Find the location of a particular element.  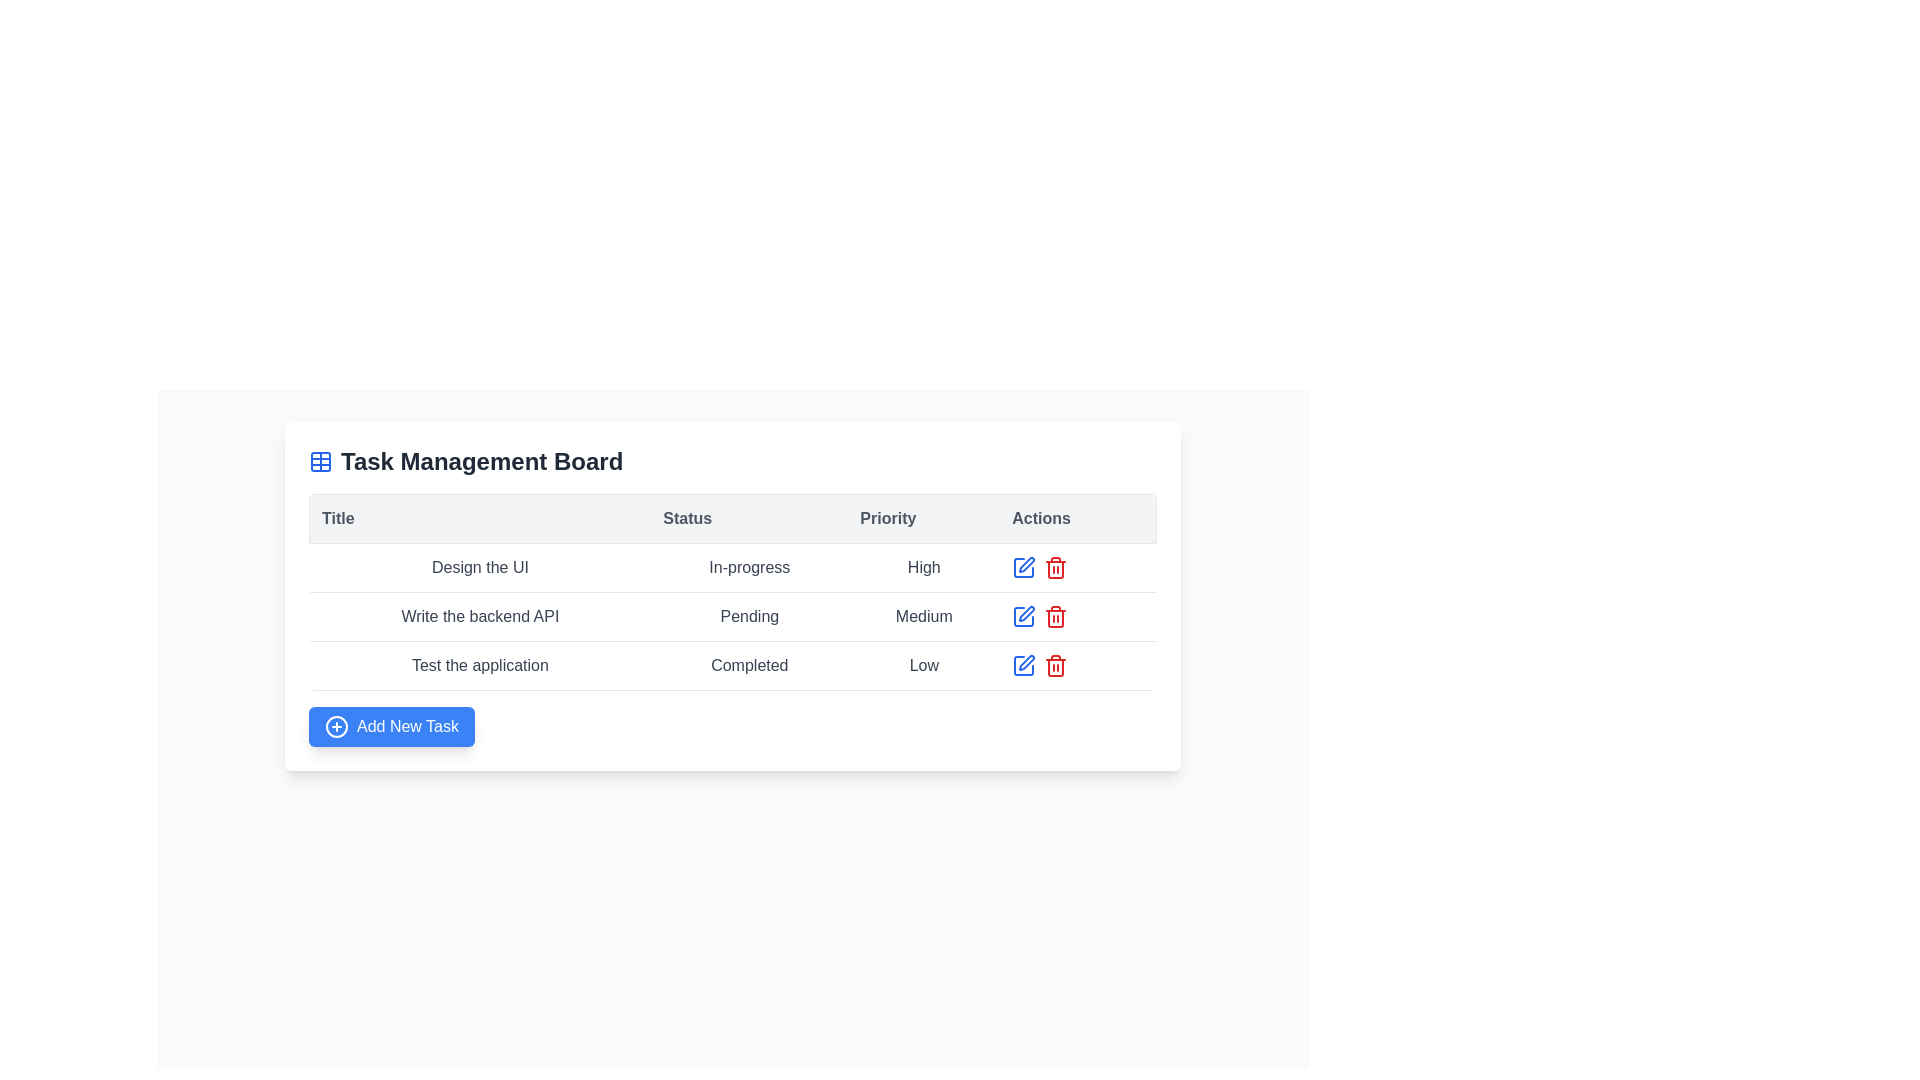

the delete button located in the bottom row of the 'Actions' column of the table, which is positioned to the right of a blue edit icon is located at coordinates (1055, 666).